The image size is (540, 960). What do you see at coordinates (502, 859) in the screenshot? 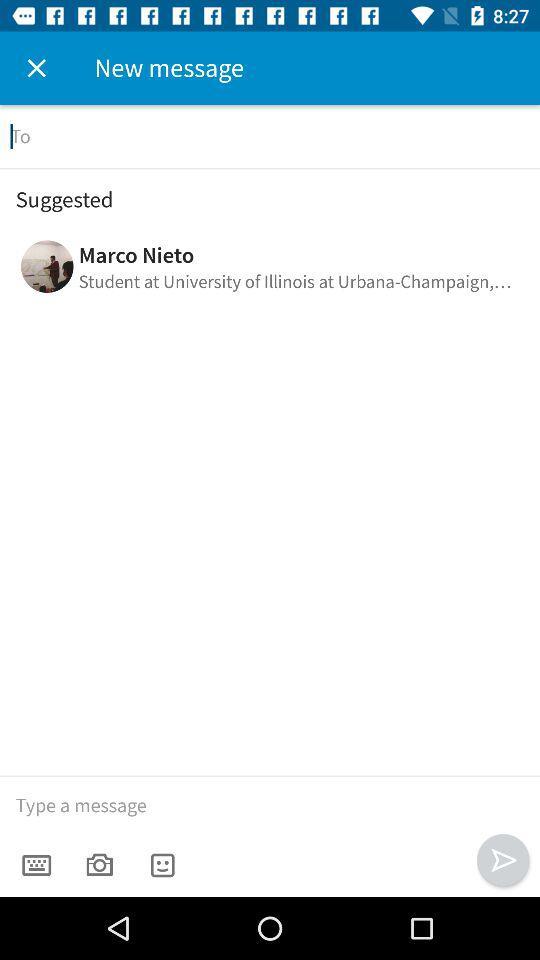
I see `the send icon` at bounding box center [502, 859].